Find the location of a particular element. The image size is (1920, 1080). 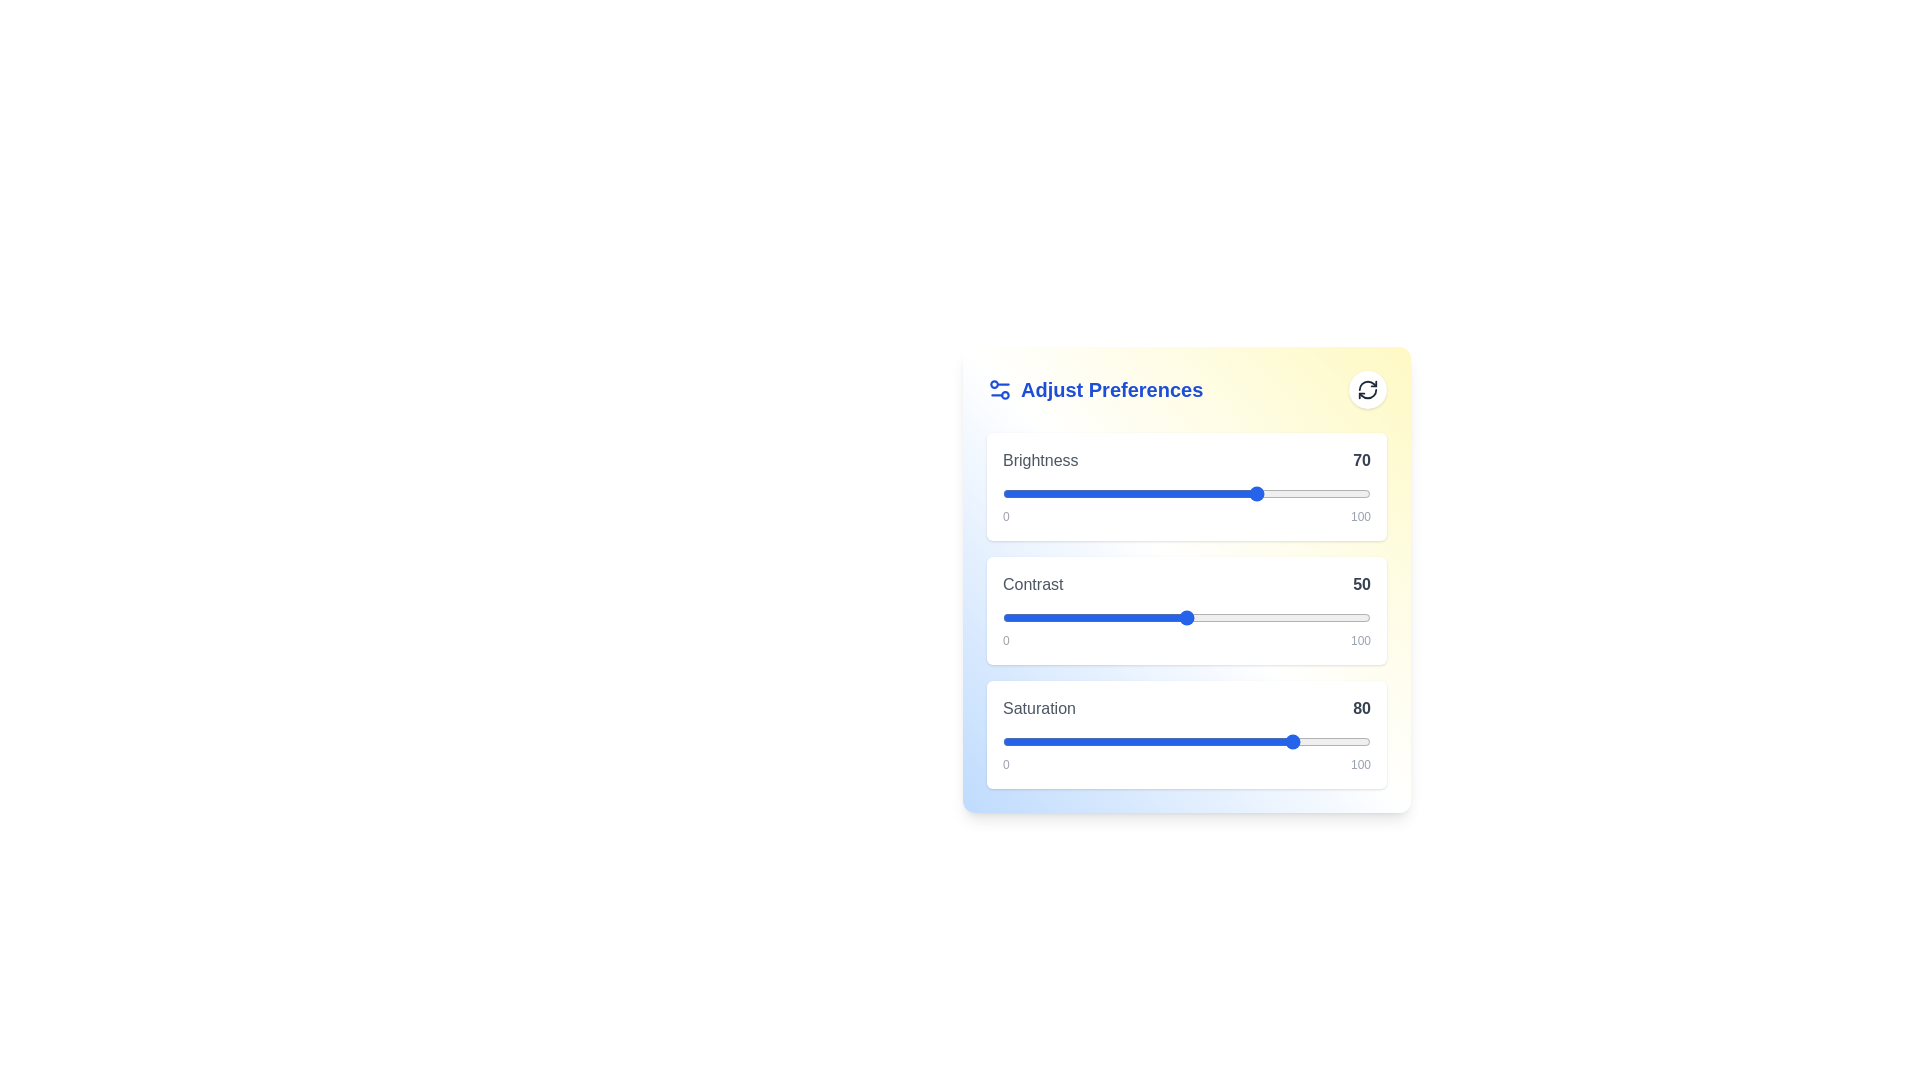

the refresh icon button located at the top-right corner of the 'Adjust Preferences' section is located at coordinates (1367, 389).